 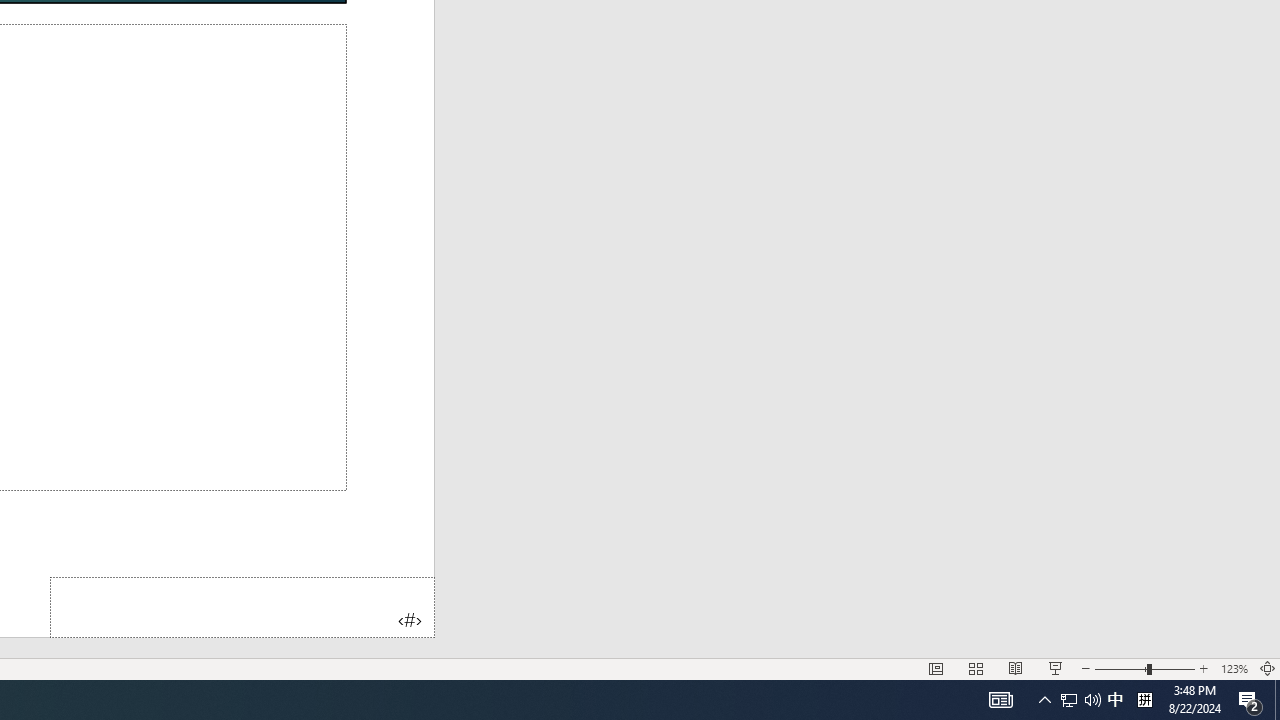 I want to click on 'Zoom 123%', so click(x=1233, y=669).